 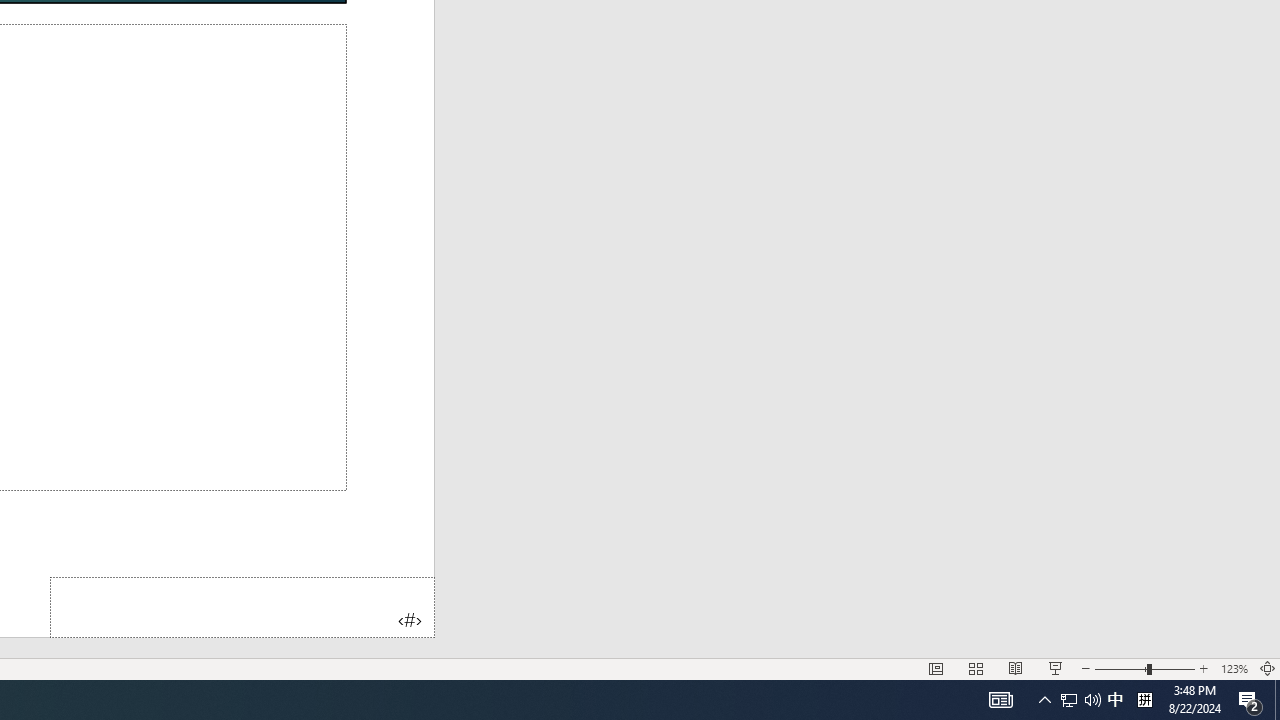 I want to click on 'Zoom 123%', so click(x=1233, y=669).